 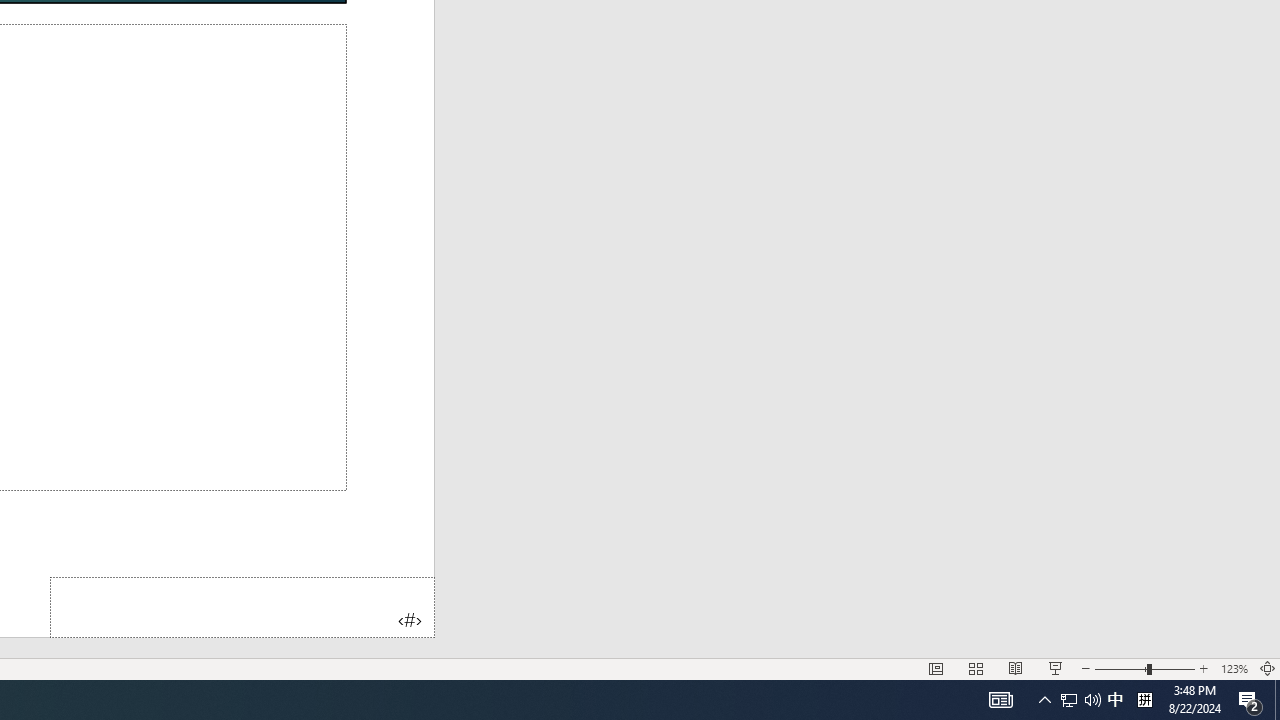 I want to click on 'Zoom 123%', so click(x=1233, y=669).